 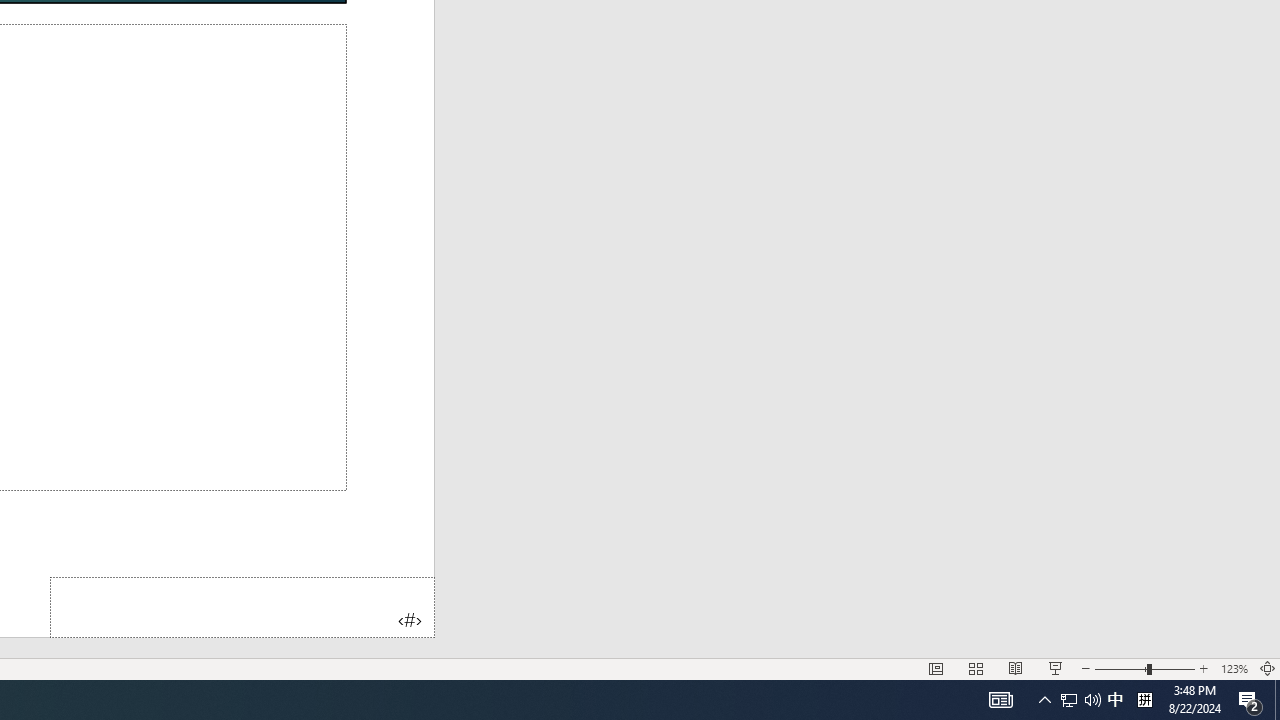 I want to click on 'Zoom 123%', so click(x=1233, y=669).